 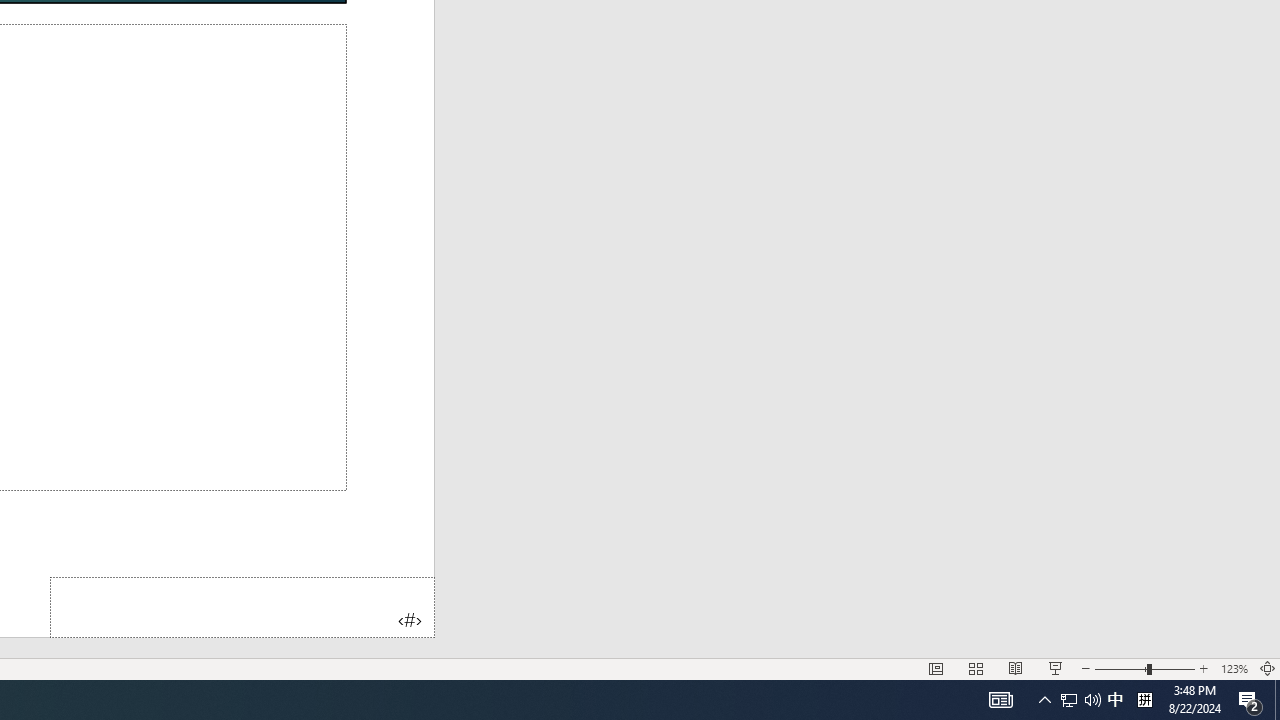 I want to click on 'Zoom 123%', so click(x=1233, y=669).